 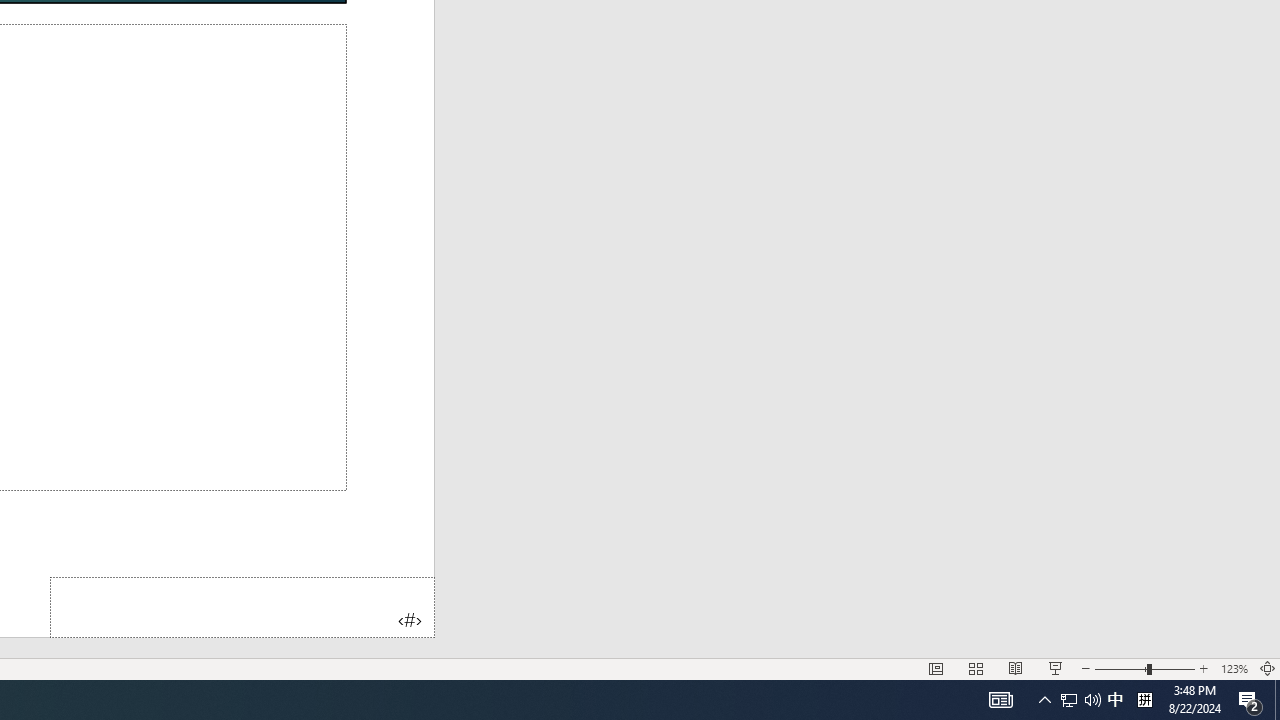 I want to click on 'Zoom 123%', so click(x=1233, y=669).